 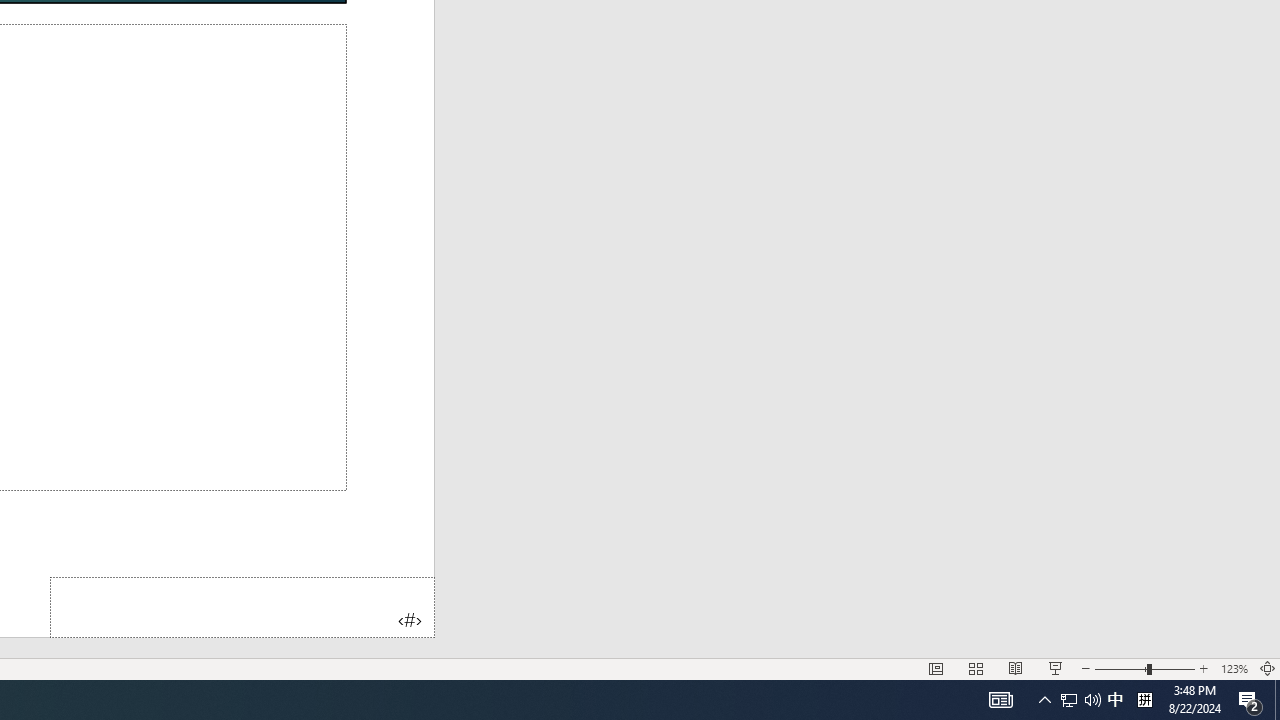 I want to click on 'Zoom 123%', so click(x=1233, y=669).